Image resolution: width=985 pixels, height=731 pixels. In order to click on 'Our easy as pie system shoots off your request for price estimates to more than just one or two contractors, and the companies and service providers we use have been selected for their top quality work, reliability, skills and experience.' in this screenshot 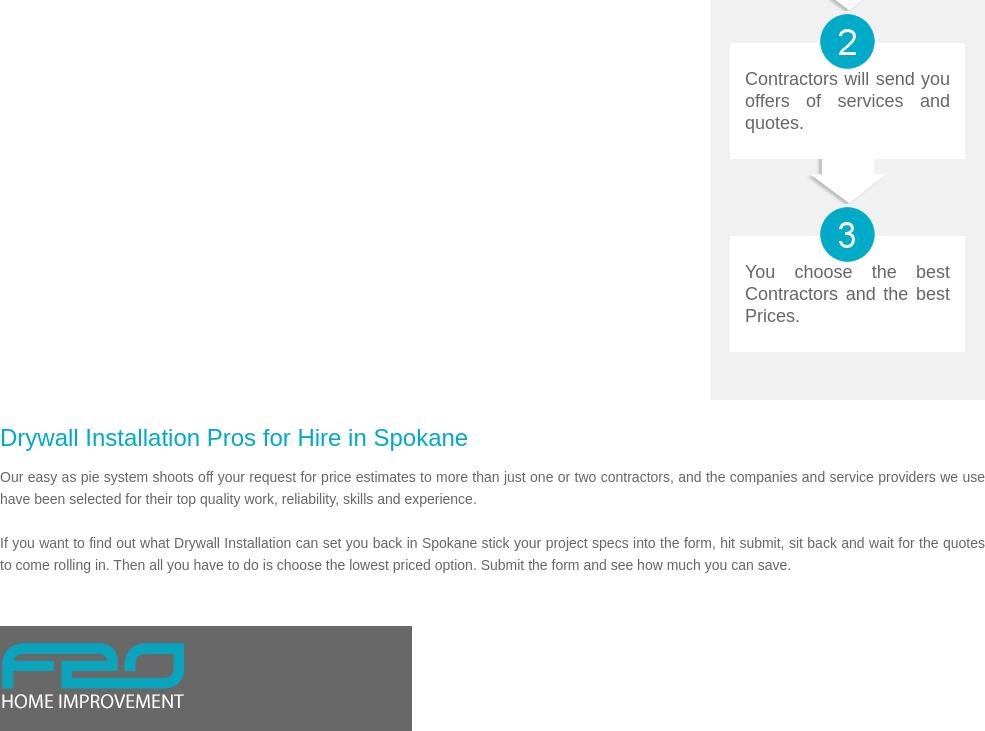, I will do `click(491, 487)`.